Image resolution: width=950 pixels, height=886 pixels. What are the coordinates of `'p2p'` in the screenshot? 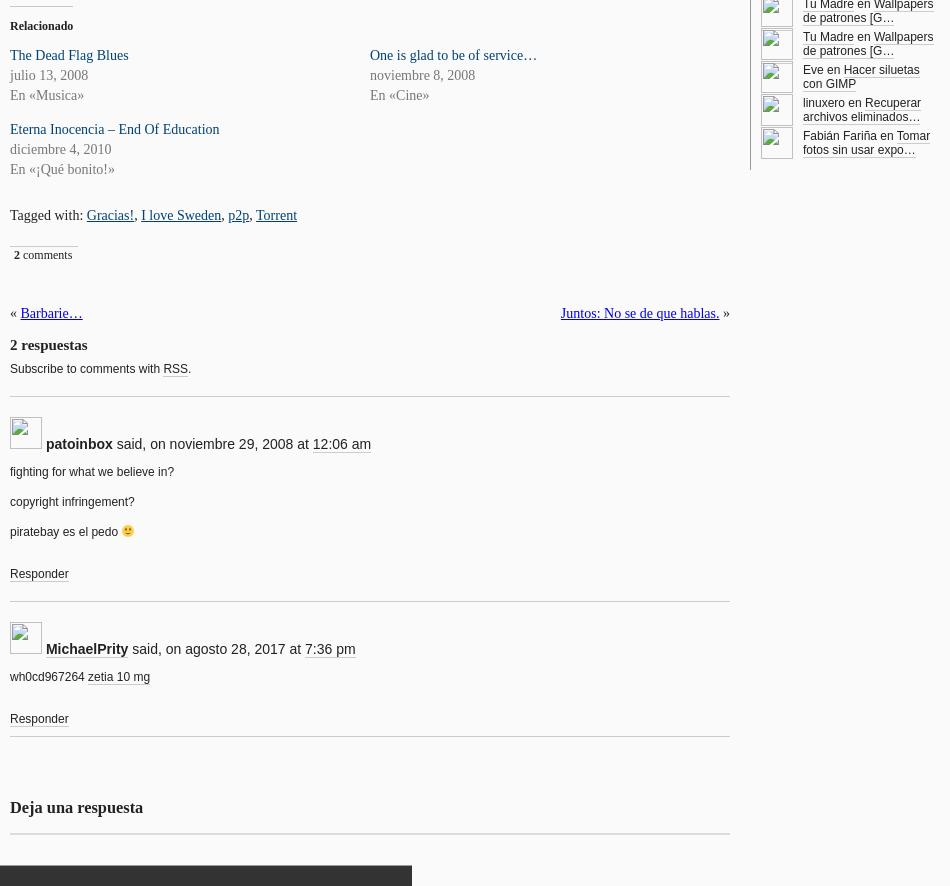 It's located at (238, 215).